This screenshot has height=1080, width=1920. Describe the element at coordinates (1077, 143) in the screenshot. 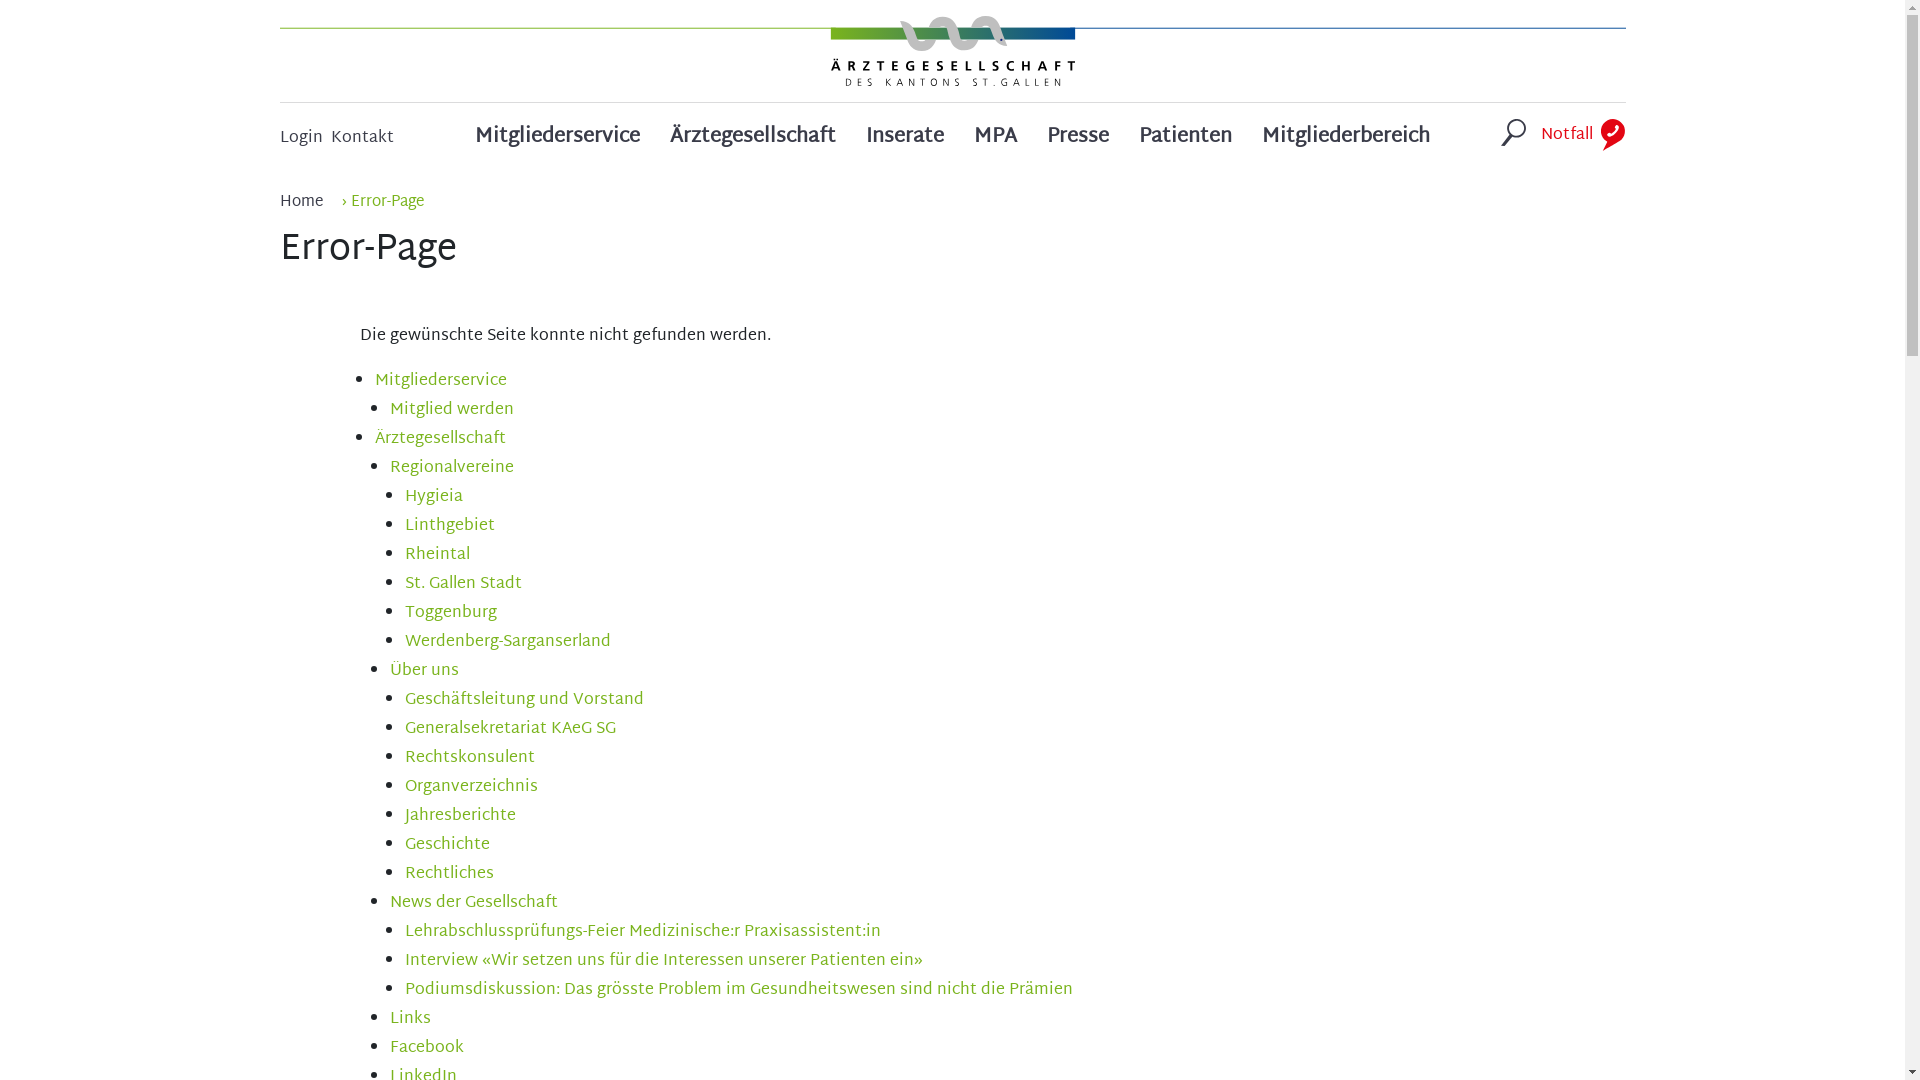

I see `'Presse'` at that location.